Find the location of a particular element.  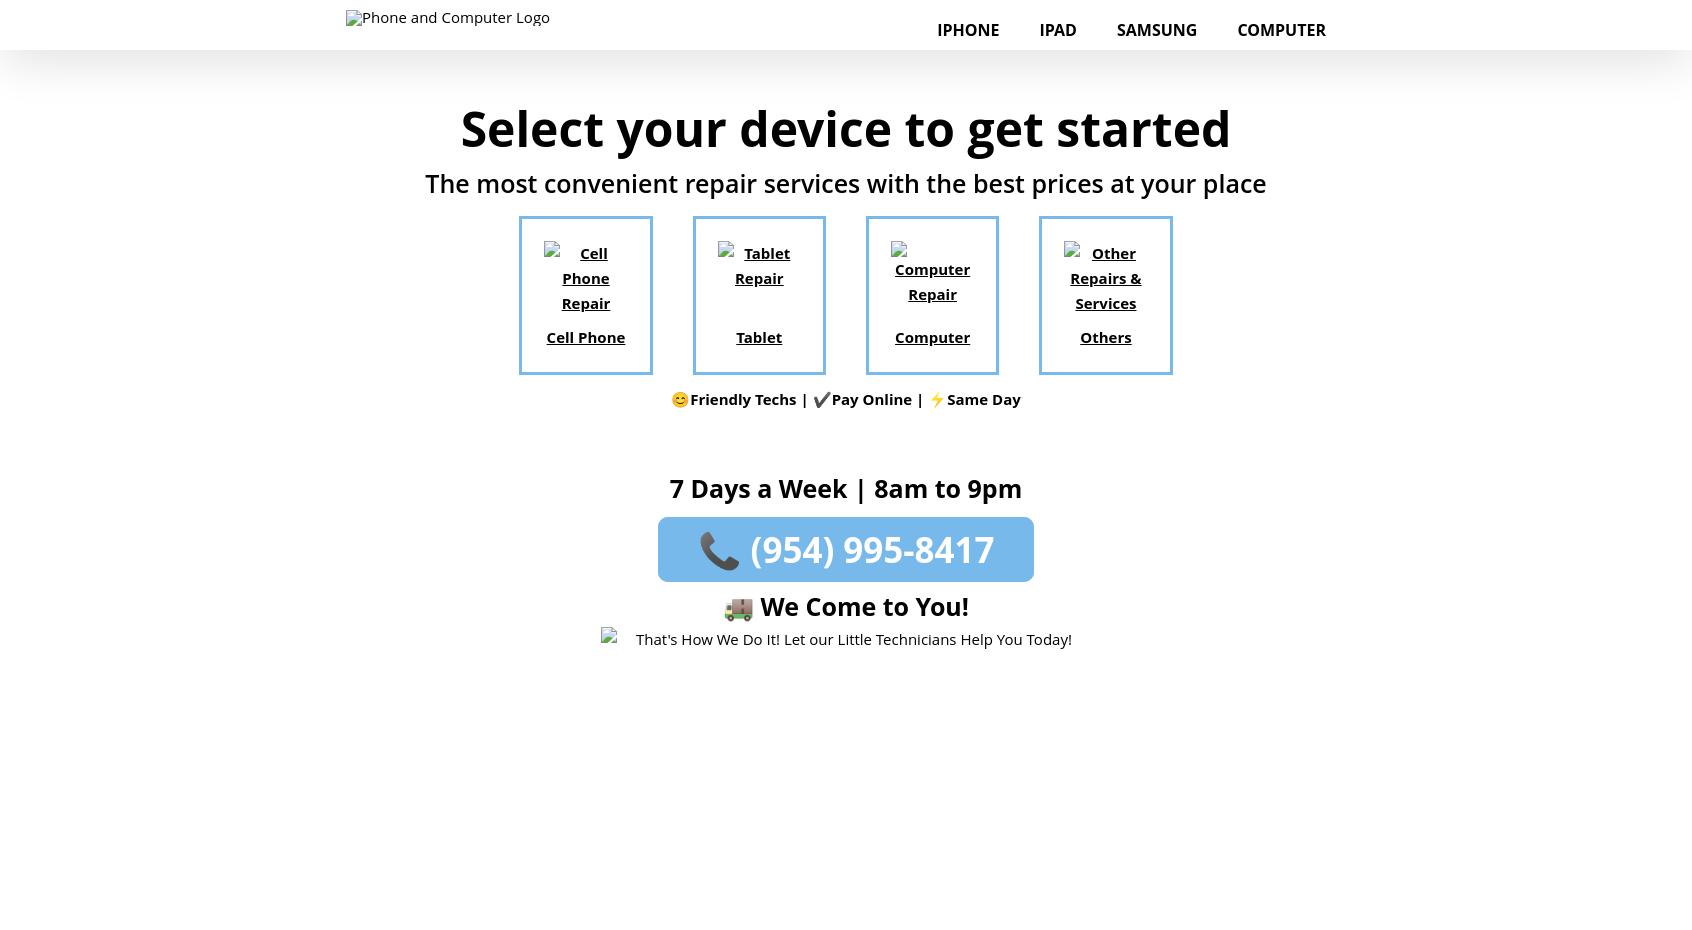

'Cell Phone' is located at coordinates (584, 335).